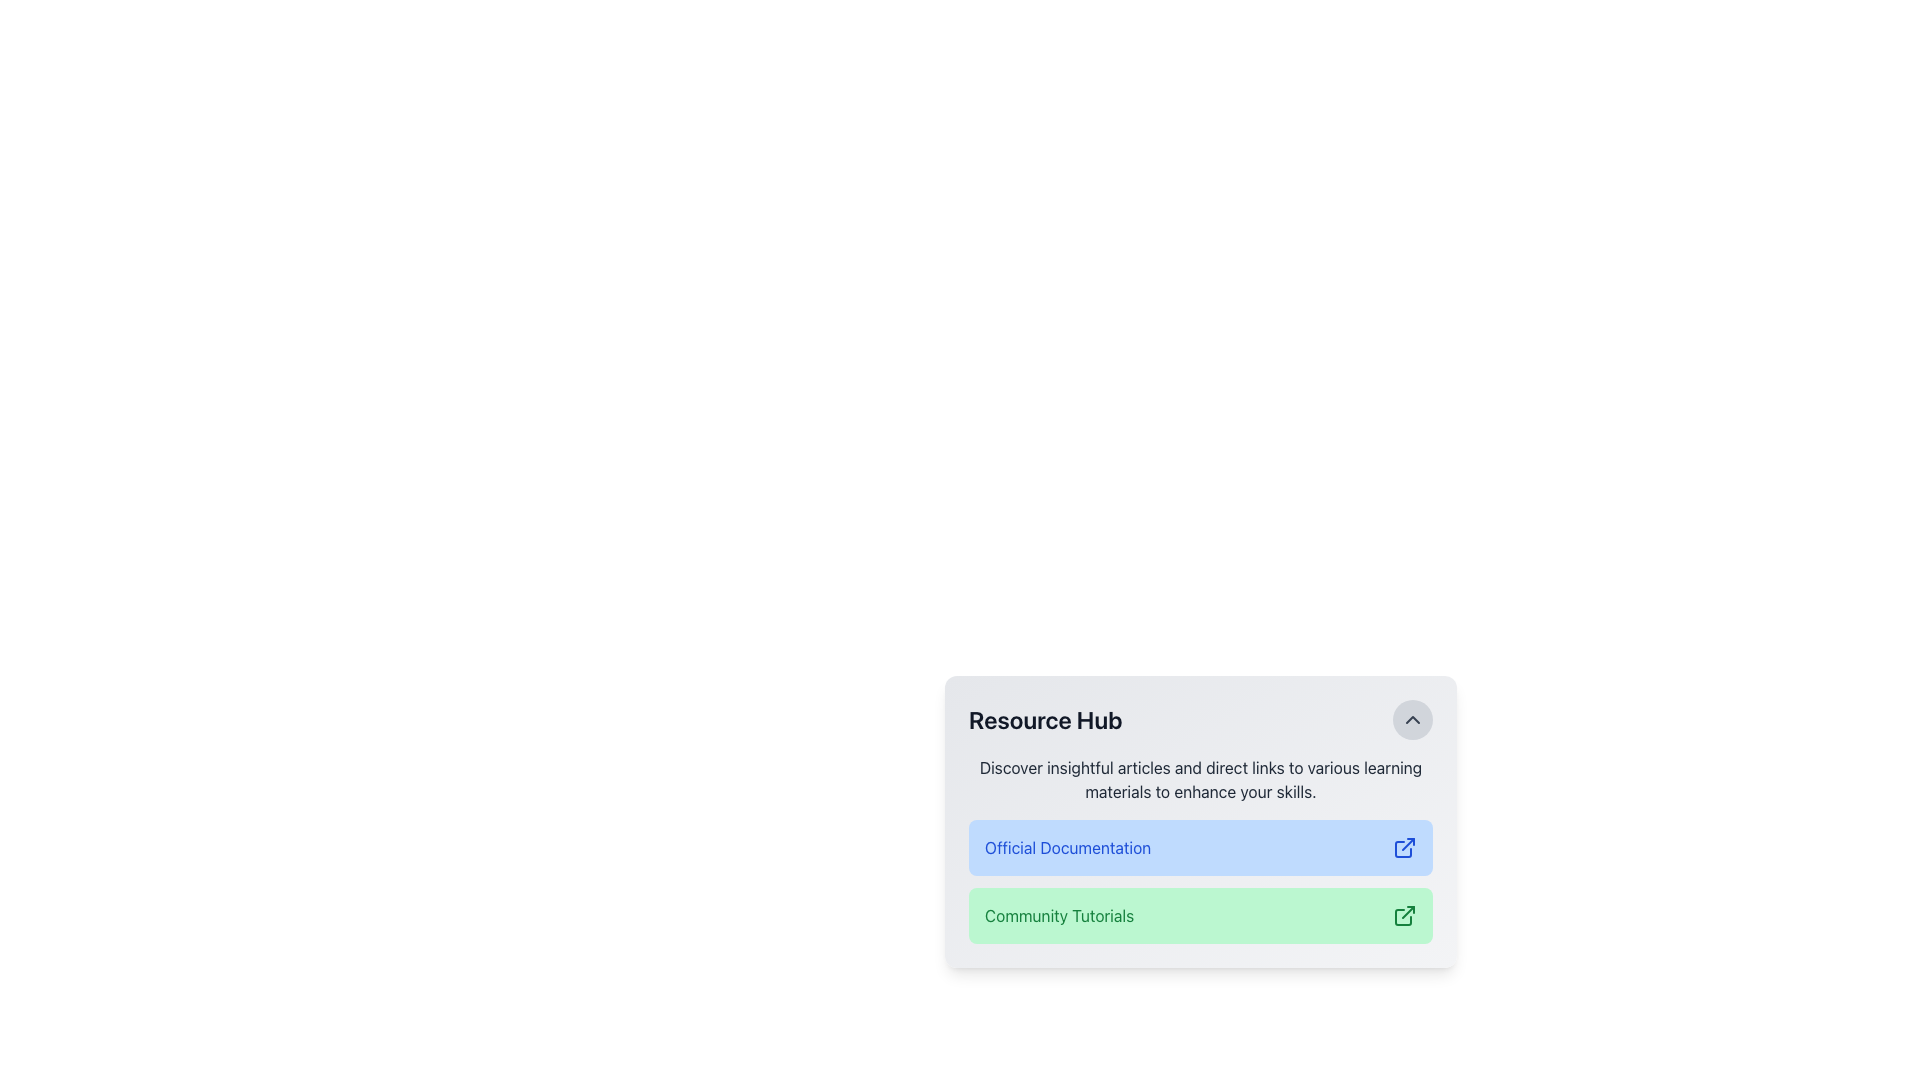 Image resolution: width=1920 pixels, height=1080 pixels. Describe the element at coordinates (1067, 848) in the screenshot. I see `the blue text link labeled 'Official Documentation' located at the top of the 'Resource Hub' section` at that location.